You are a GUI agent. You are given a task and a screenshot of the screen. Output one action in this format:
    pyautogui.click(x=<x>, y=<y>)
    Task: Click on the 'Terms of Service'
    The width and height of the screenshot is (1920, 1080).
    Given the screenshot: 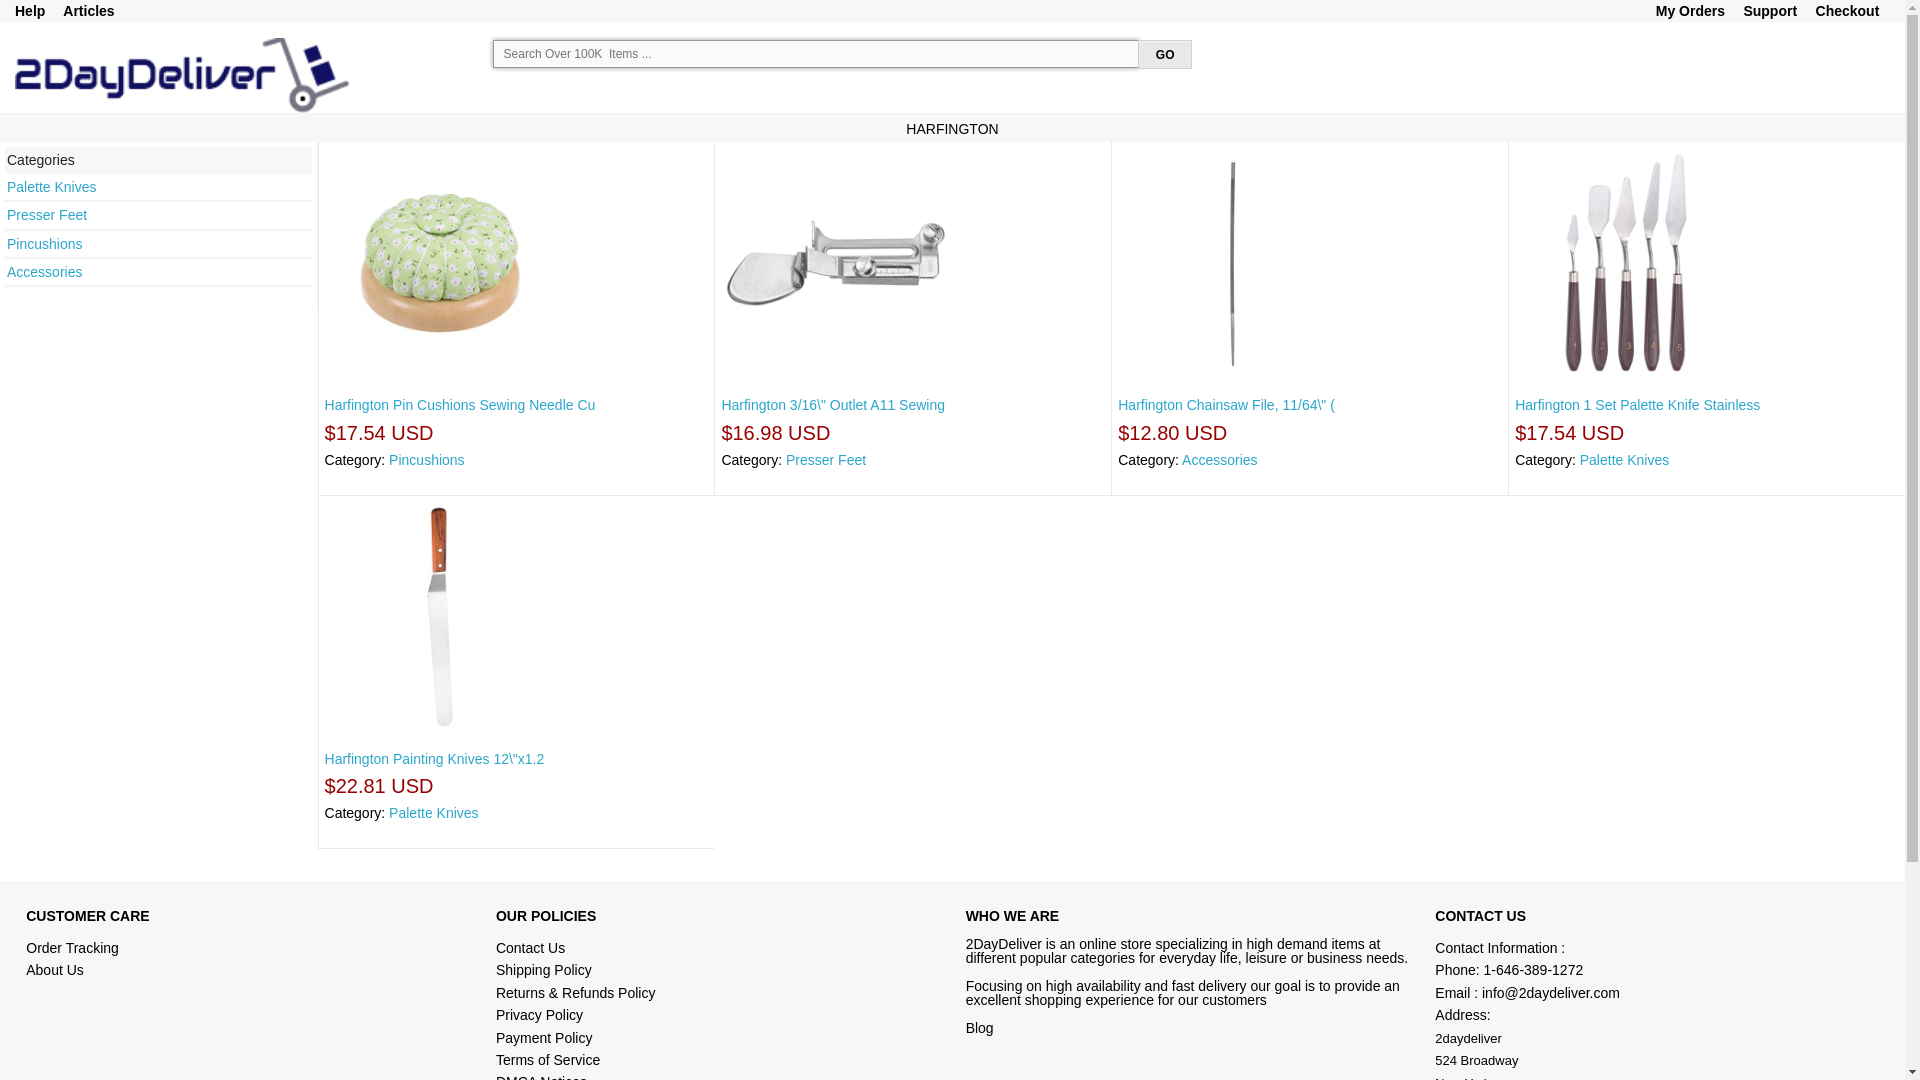 What is the action you would take?
    pyautogui.click(x=547, y=1059)
    